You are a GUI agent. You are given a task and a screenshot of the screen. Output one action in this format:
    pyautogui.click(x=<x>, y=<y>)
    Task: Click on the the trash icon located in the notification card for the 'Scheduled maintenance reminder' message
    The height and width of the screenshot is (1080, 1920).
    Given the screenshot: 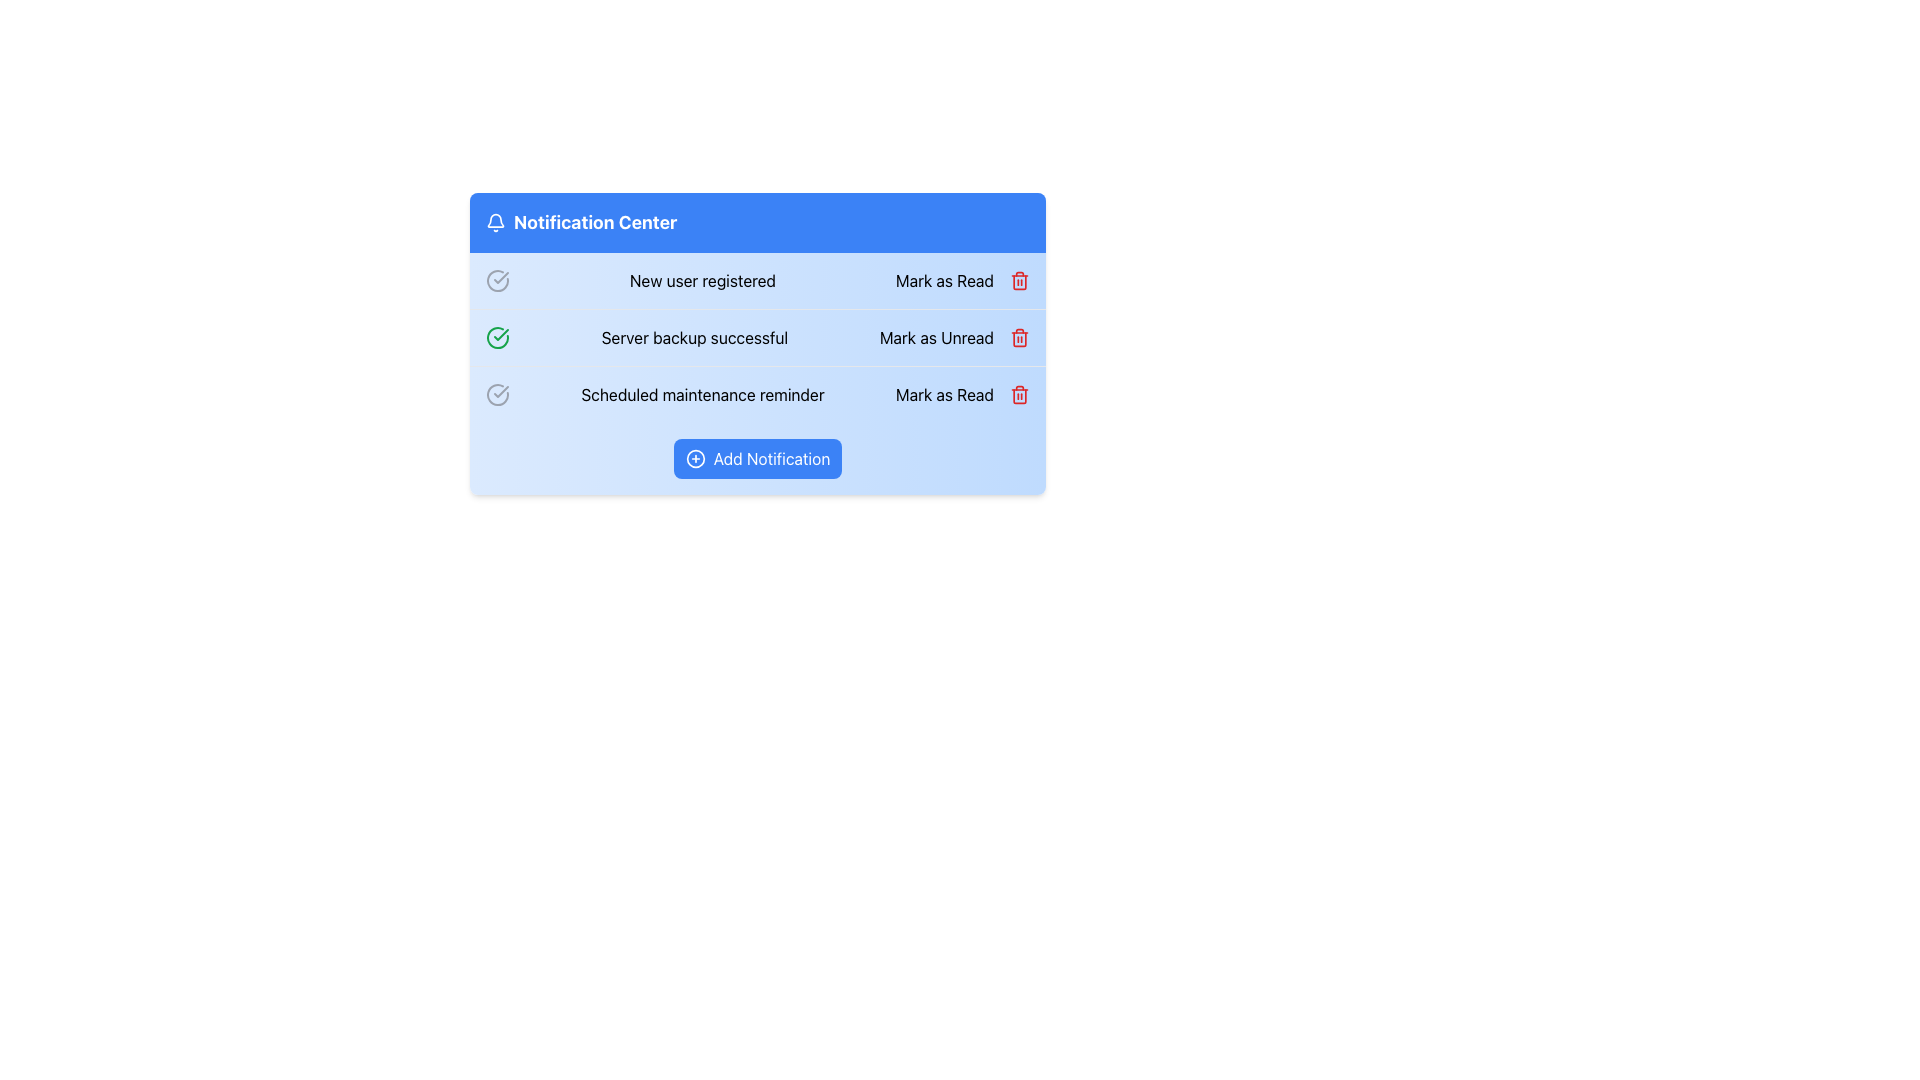 What is the action you would take?
    pyautogui.click(x=1019, y=396)
    